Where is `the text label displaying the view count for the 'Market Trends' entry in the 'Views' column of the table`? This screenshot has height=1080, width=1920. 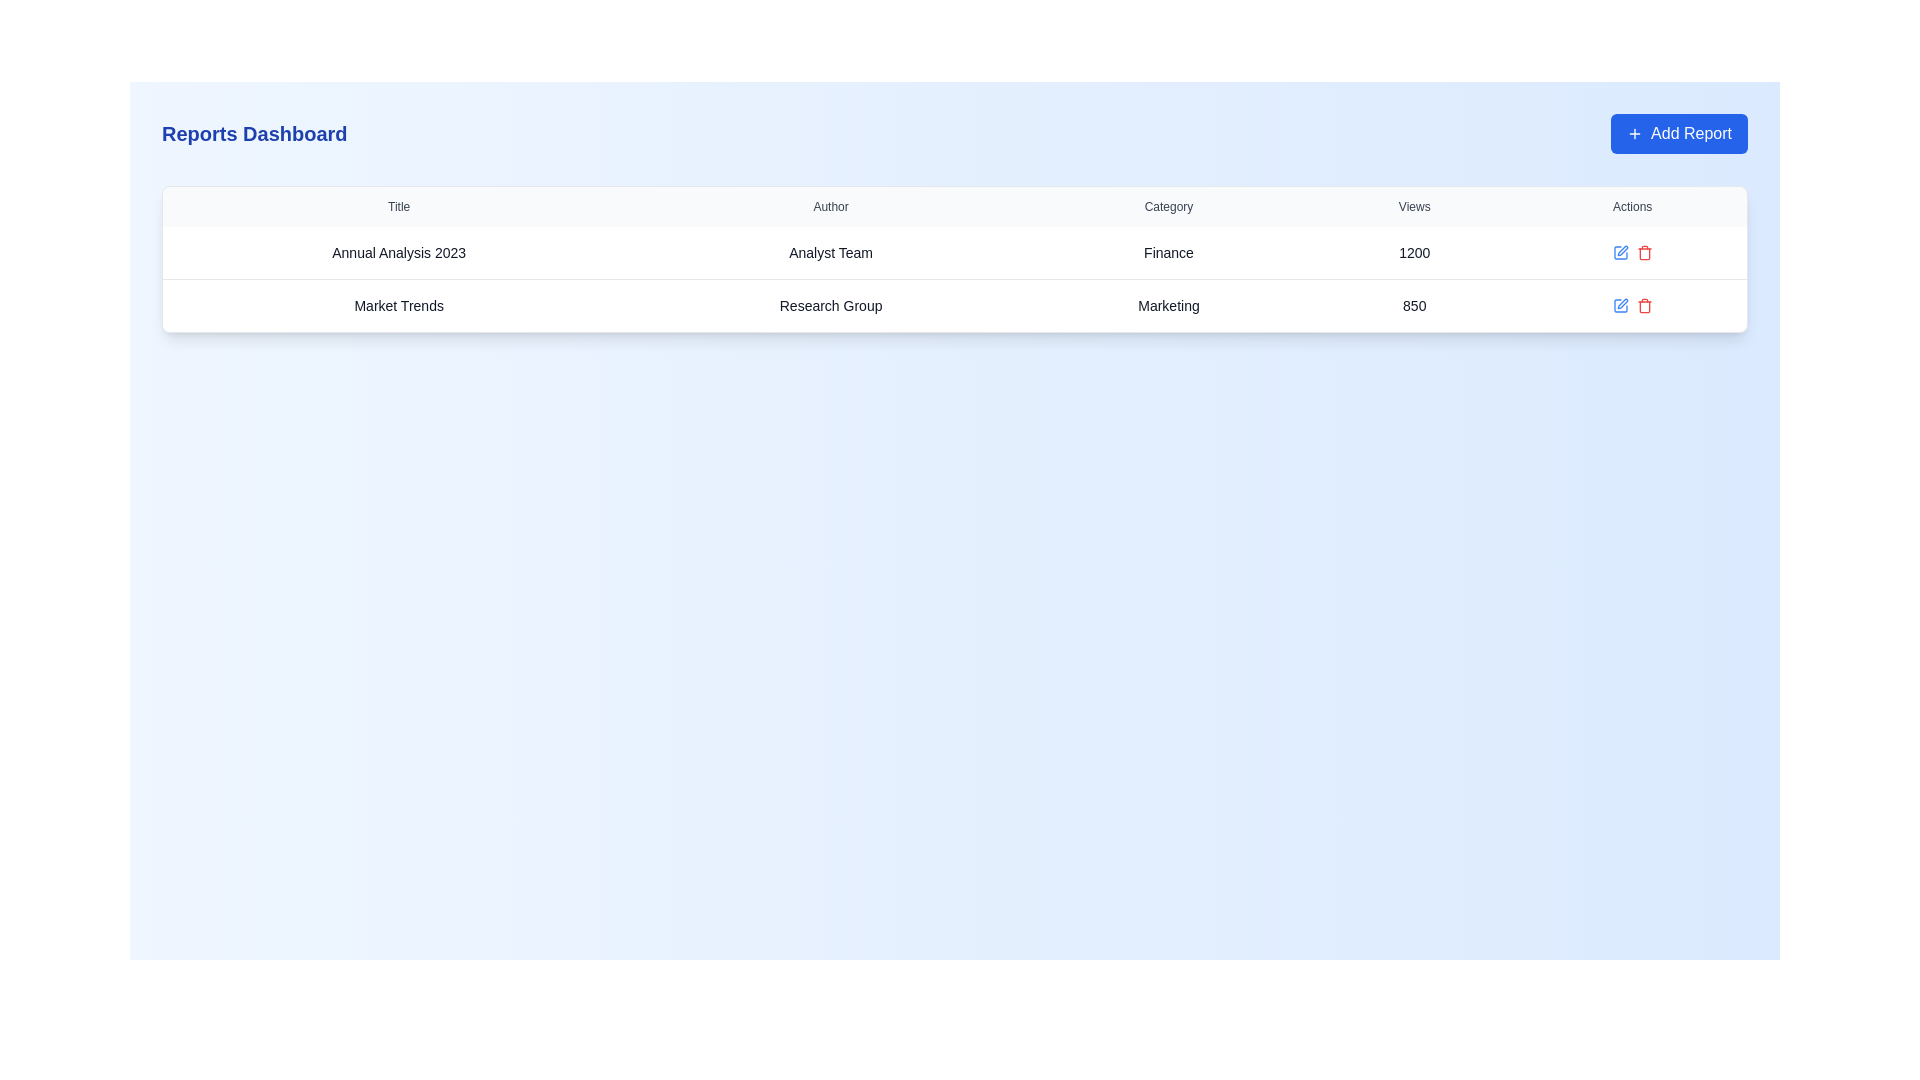
the text label displaying the view count for the 'Market Trends' entry in the 'Views' column of the table is located at coordinates (1413, 305).